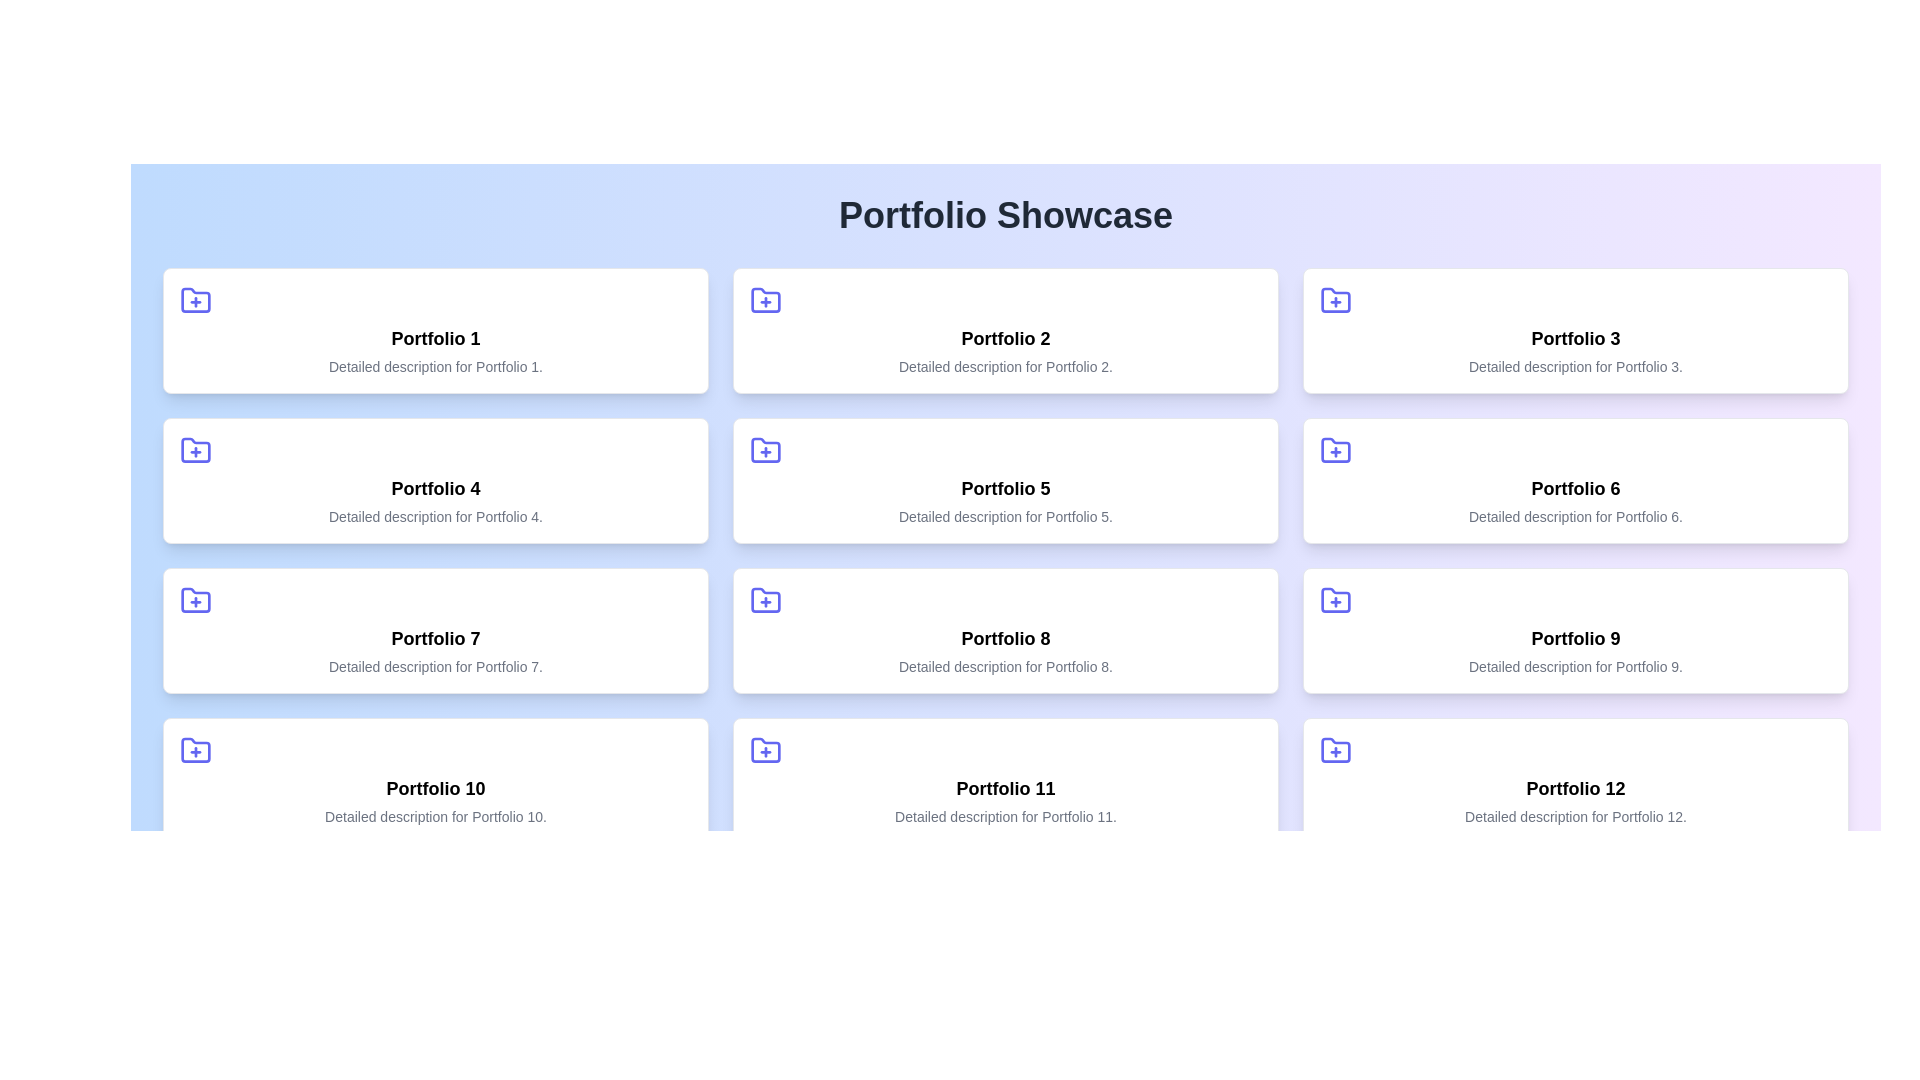 The width and height of the screenshot is (1920, 1080). Describe the element at coordinates (435, 639) in the screenshot. I see `the title text label of the 'Portfolio 7' card, which is located in the third row and first column of the grid layout, positioned near the top-center of the card` at that location.